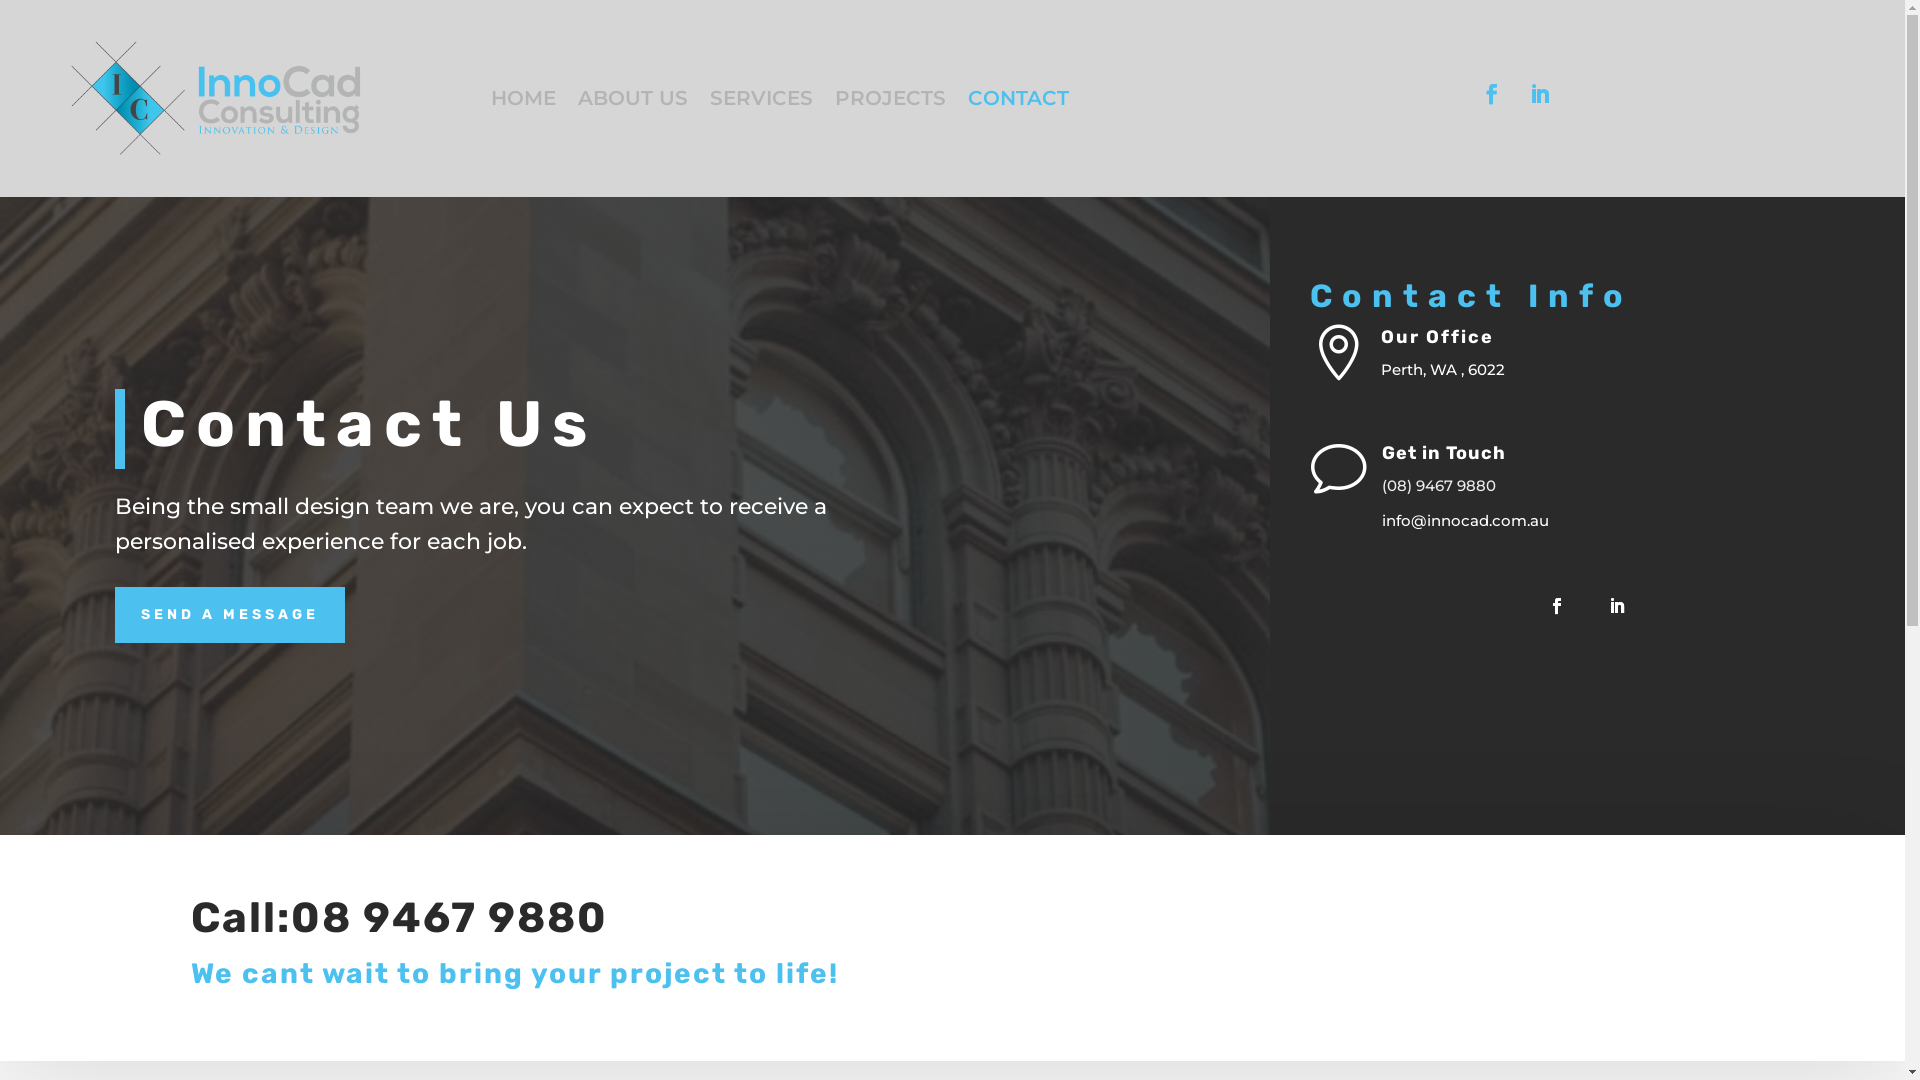 The image size is (1920, 1080). Describe the element at coordinates (760, 101) in the screenshot. I see `'SERVICES'` at that location.